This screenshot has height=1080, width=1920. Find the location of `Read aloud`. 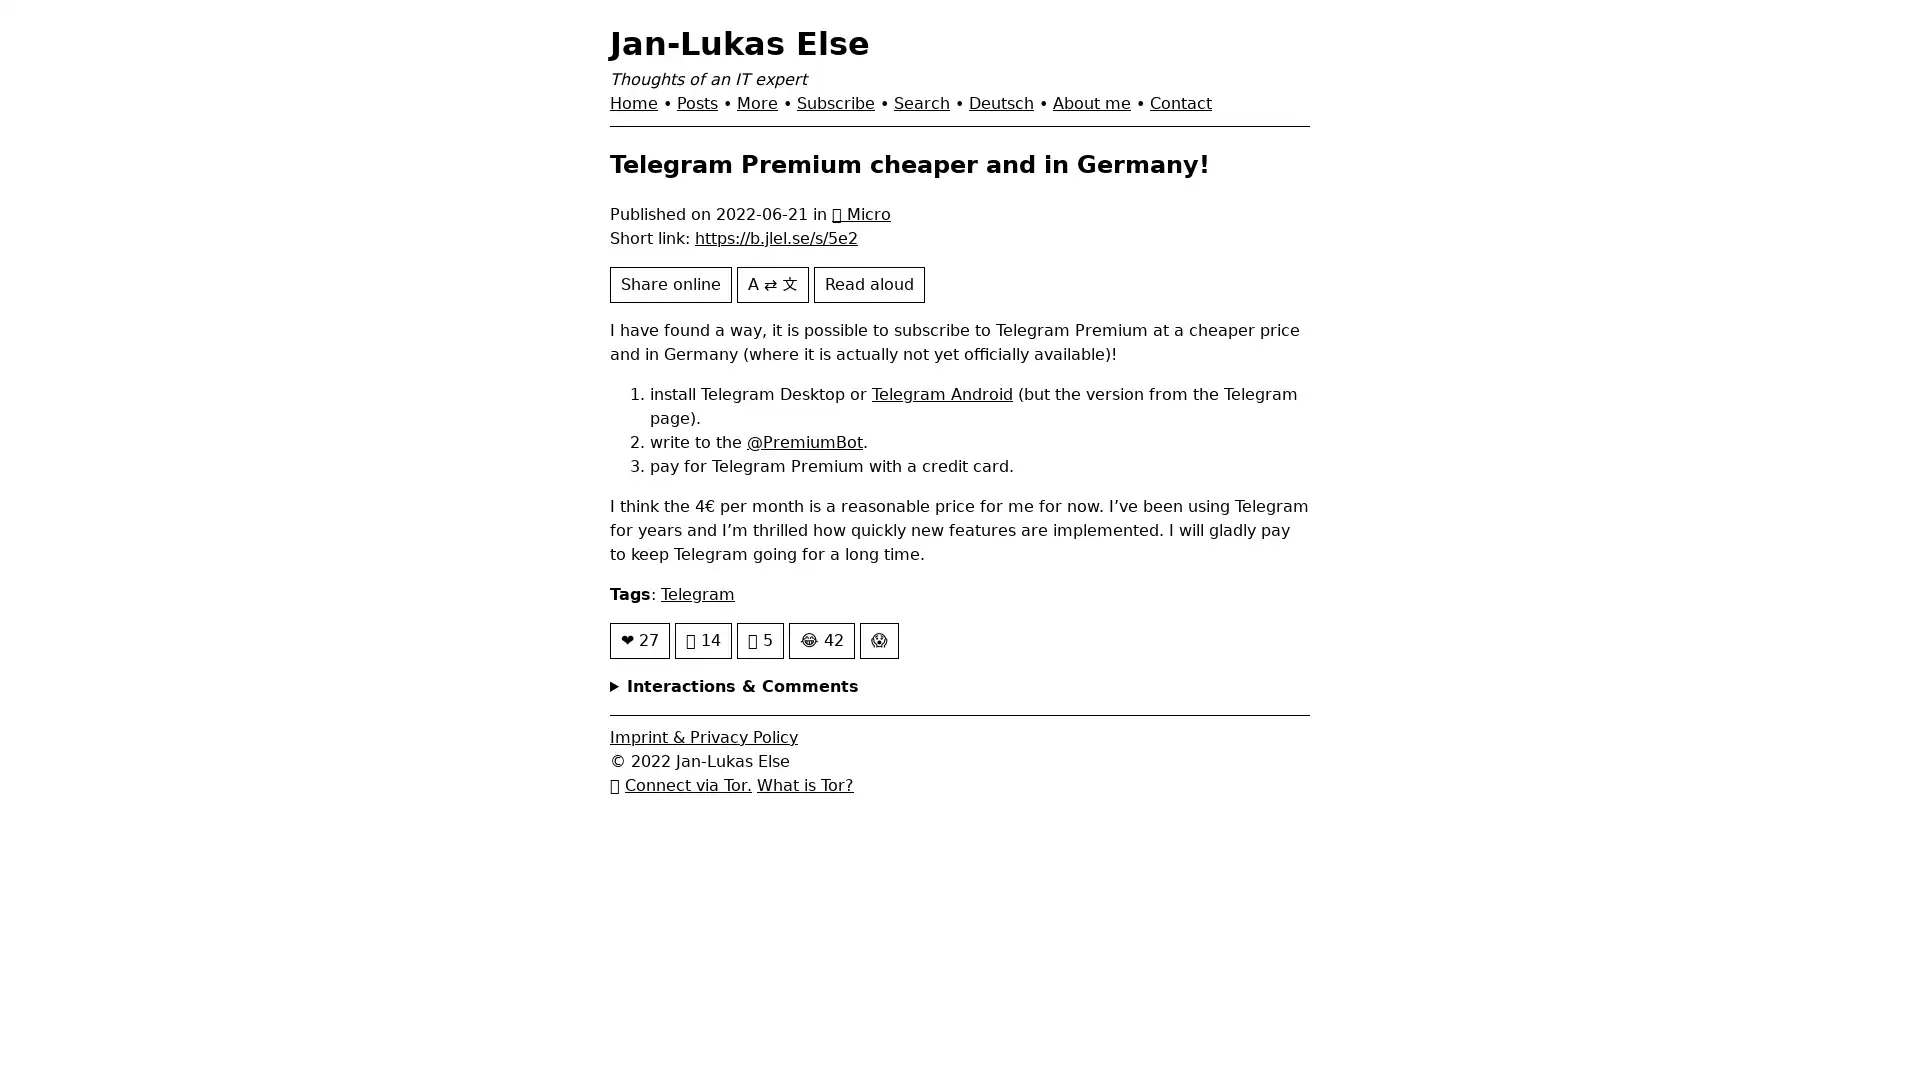

Read aloud is located at coordinates (869, 284).